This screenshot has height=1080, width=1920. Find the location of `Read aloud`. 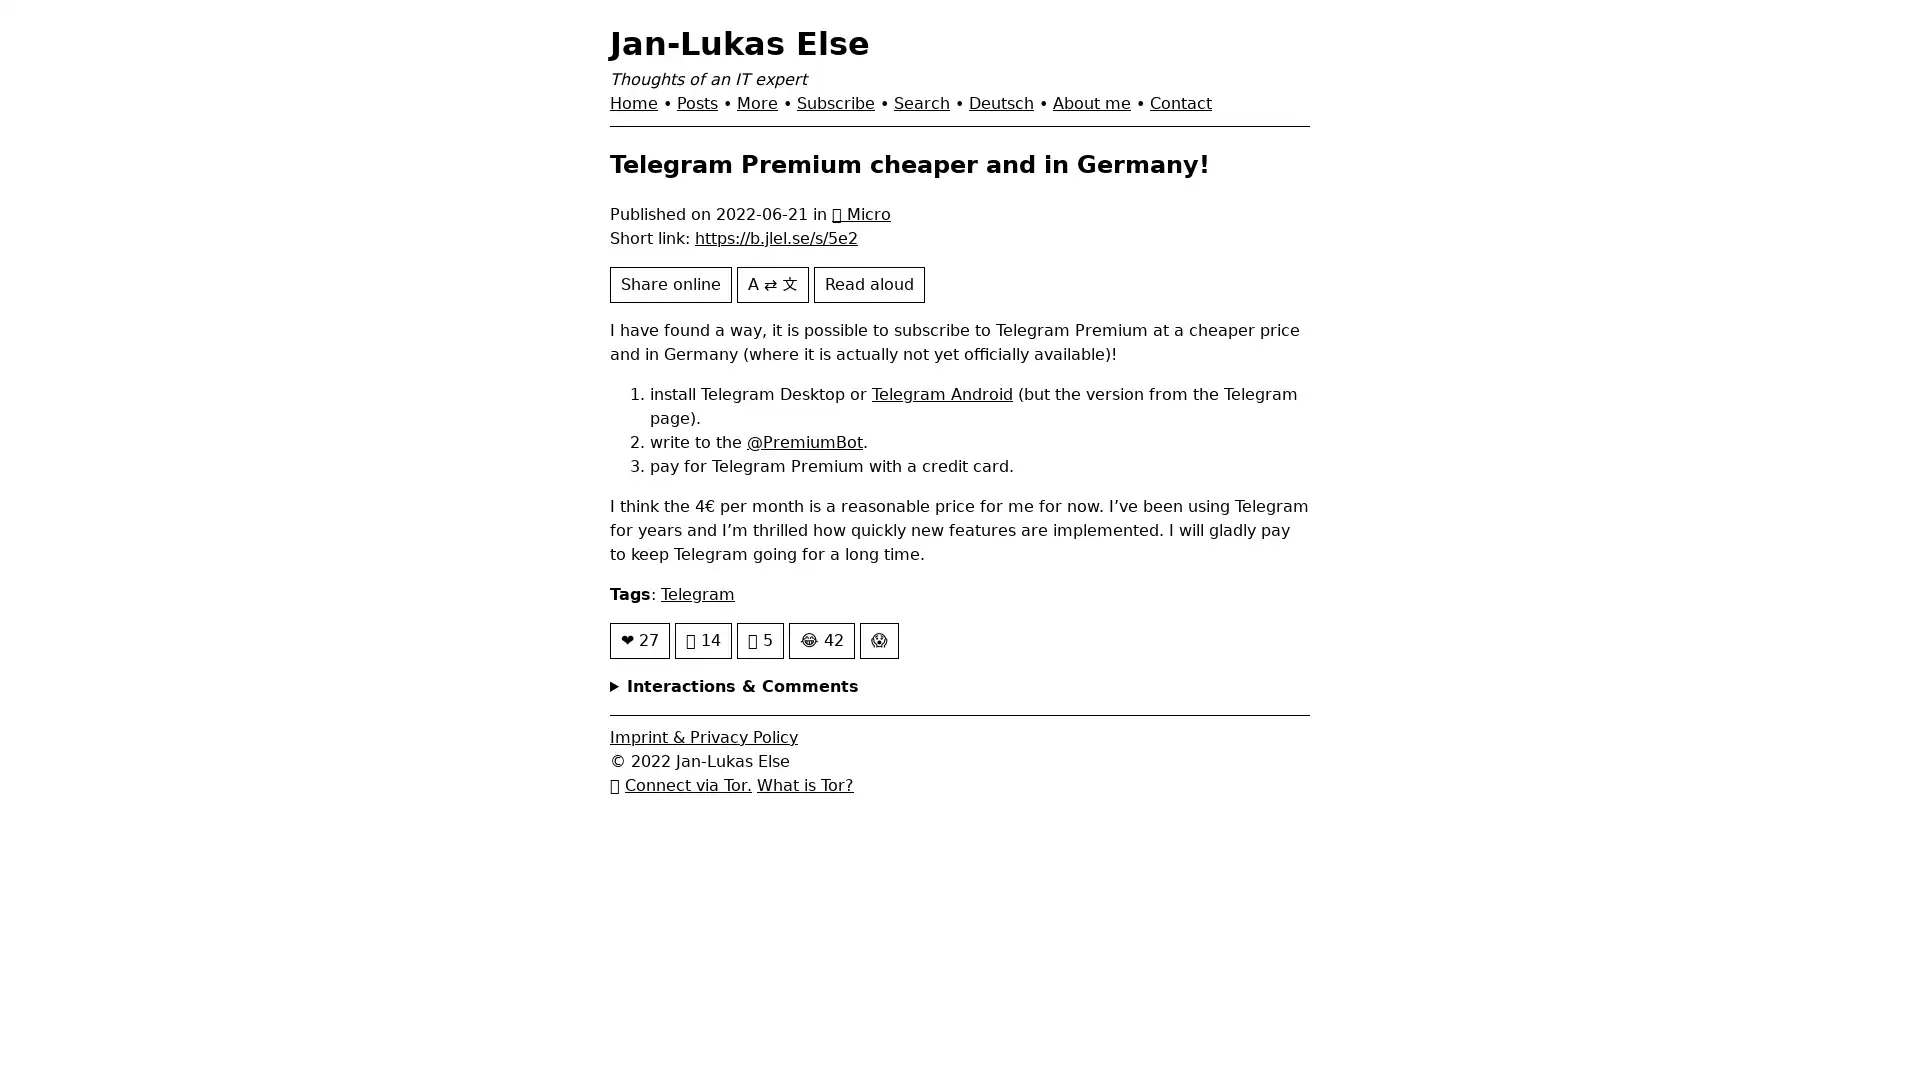

Read aloud is located at coordinates (869, 284).